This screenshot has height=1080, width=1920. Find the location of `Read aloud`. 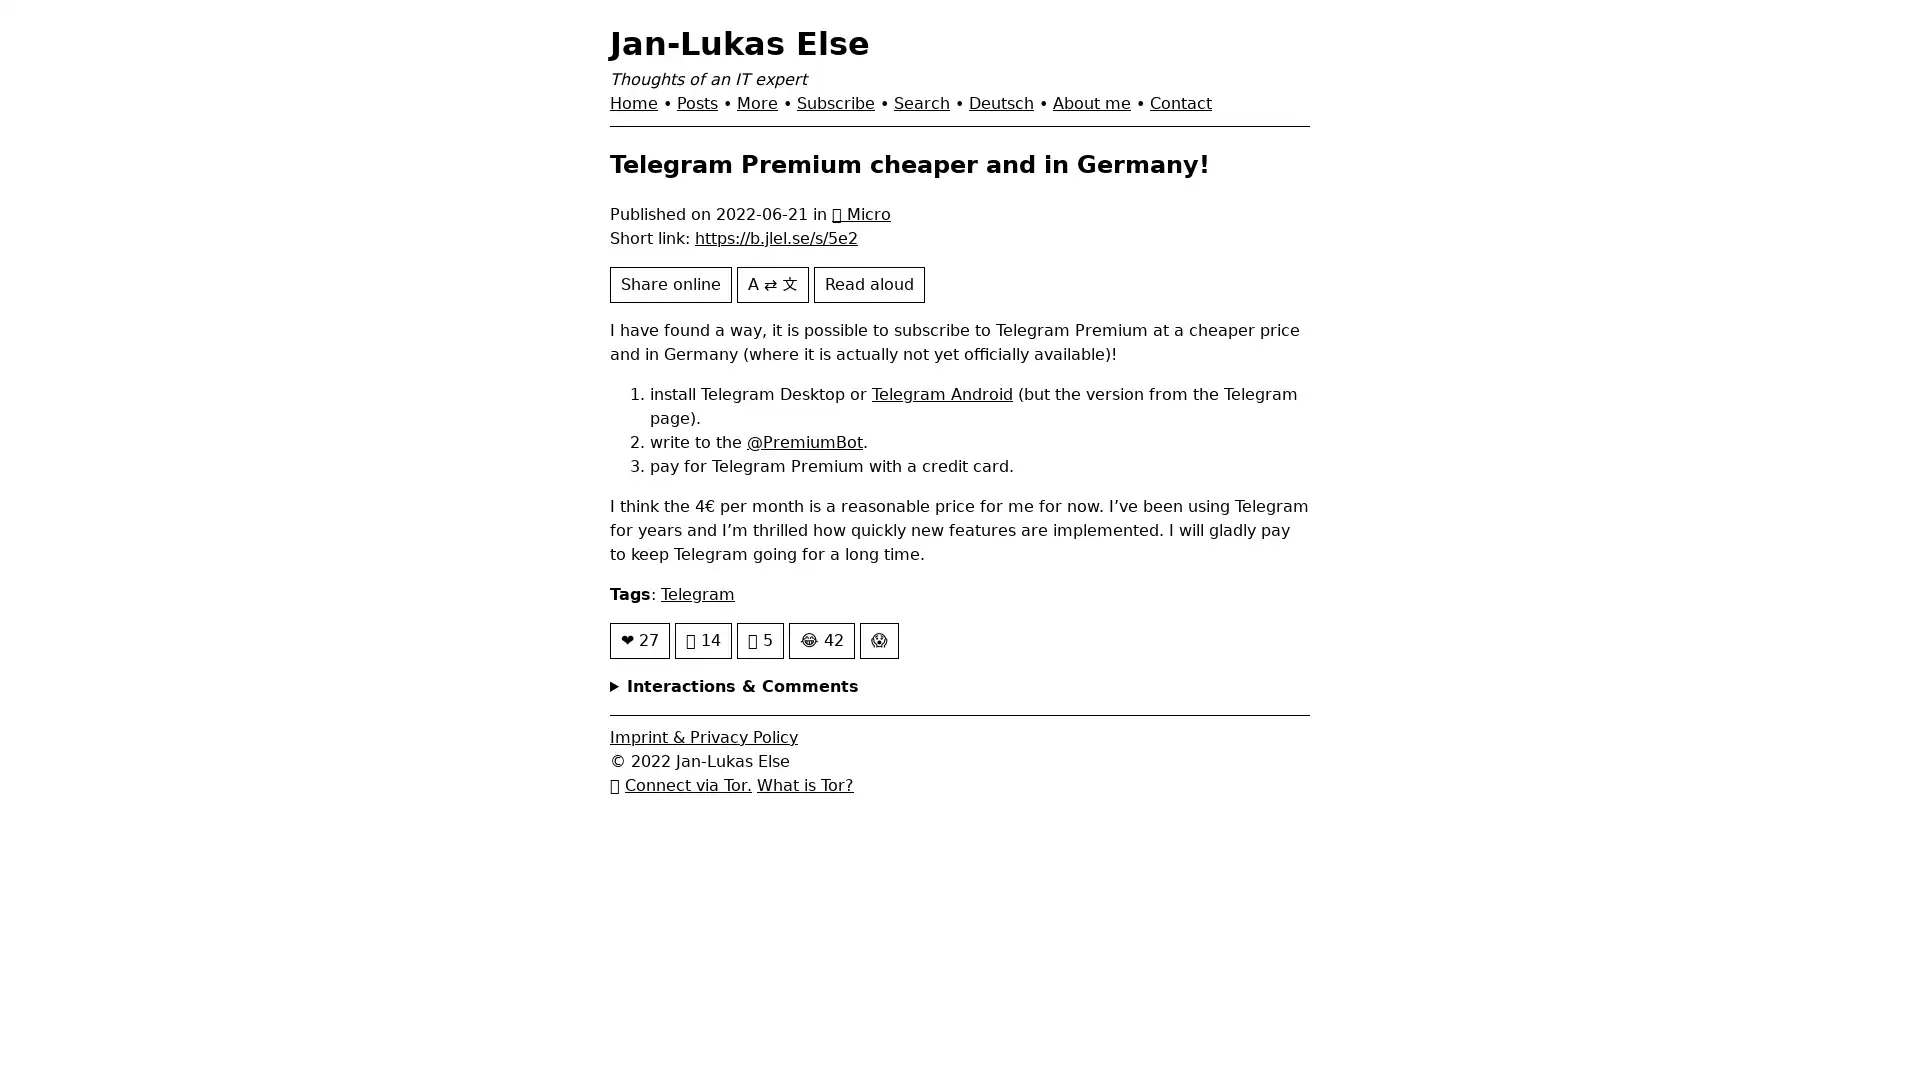

Read aloud is located at coordinates (869, 284).